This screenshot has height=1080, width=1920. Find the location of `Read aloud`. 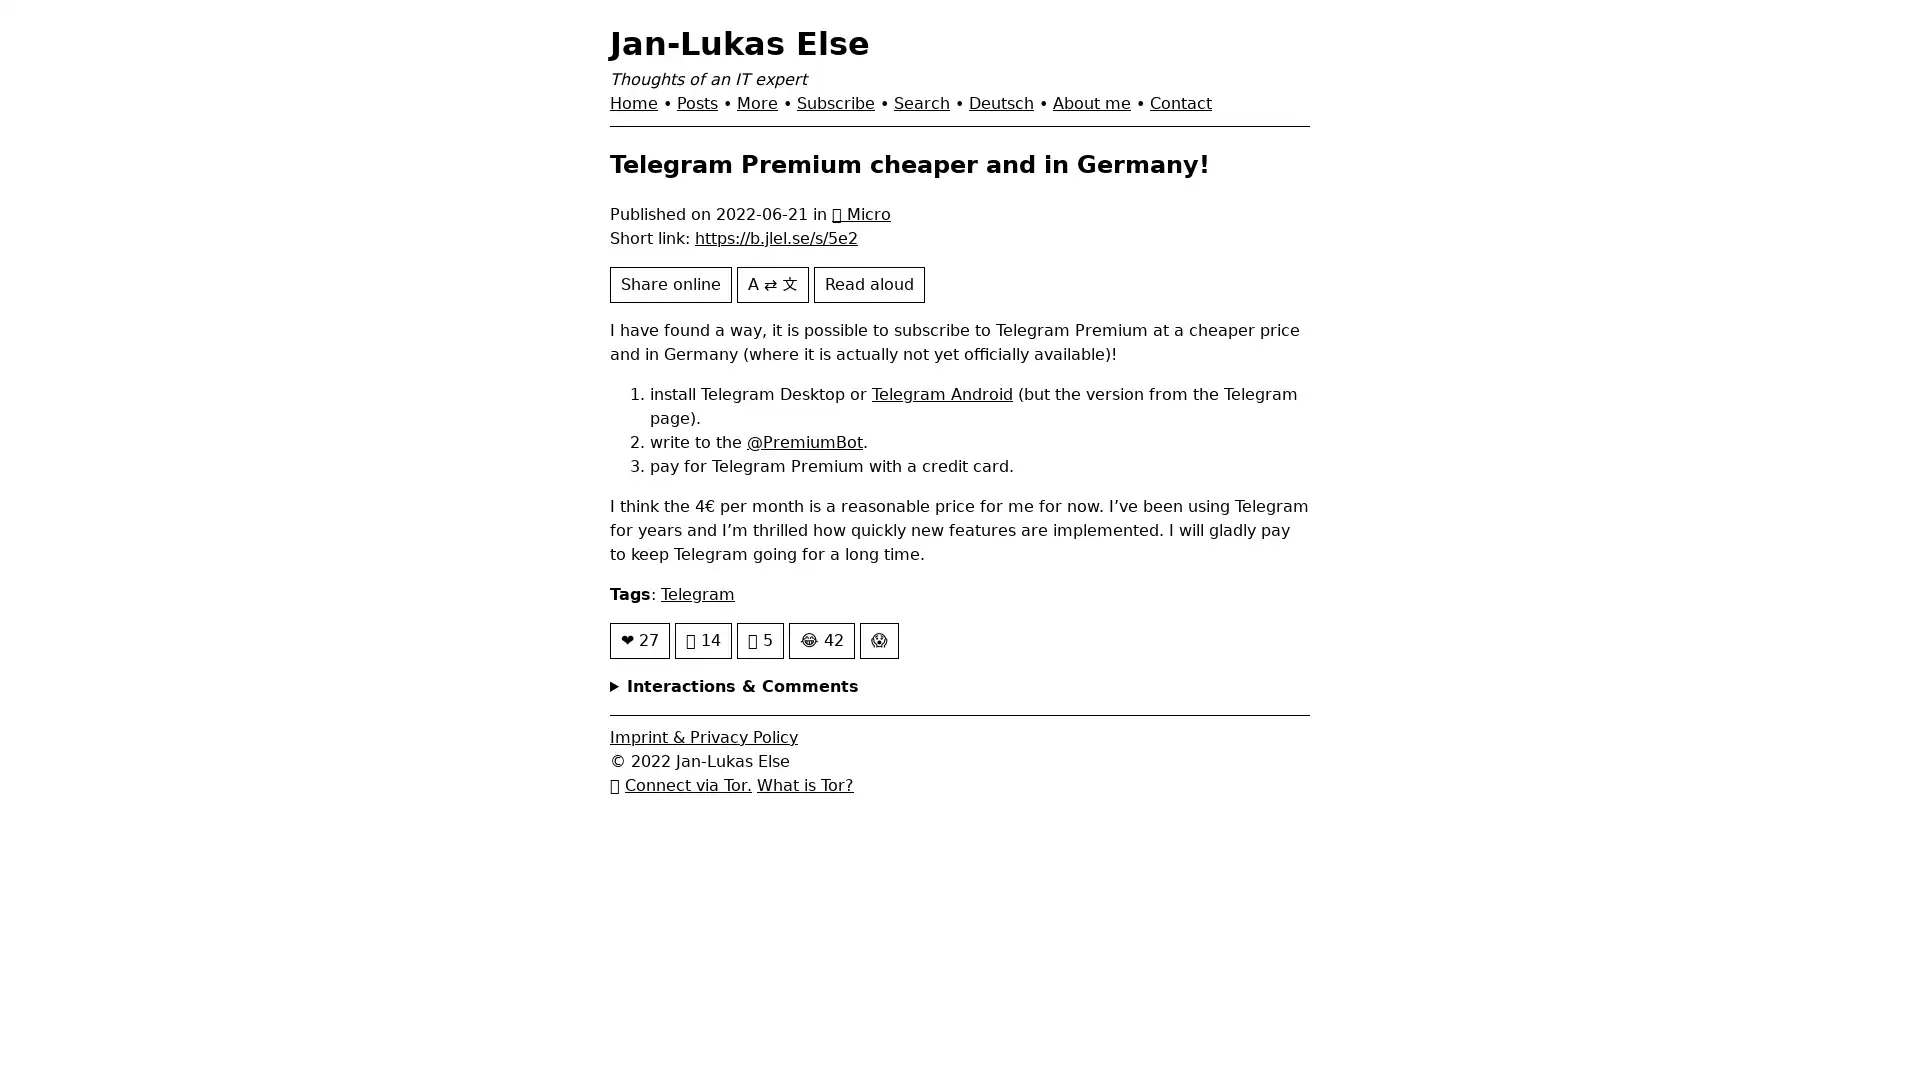

Read aloud is located at coordinates (869, 284).